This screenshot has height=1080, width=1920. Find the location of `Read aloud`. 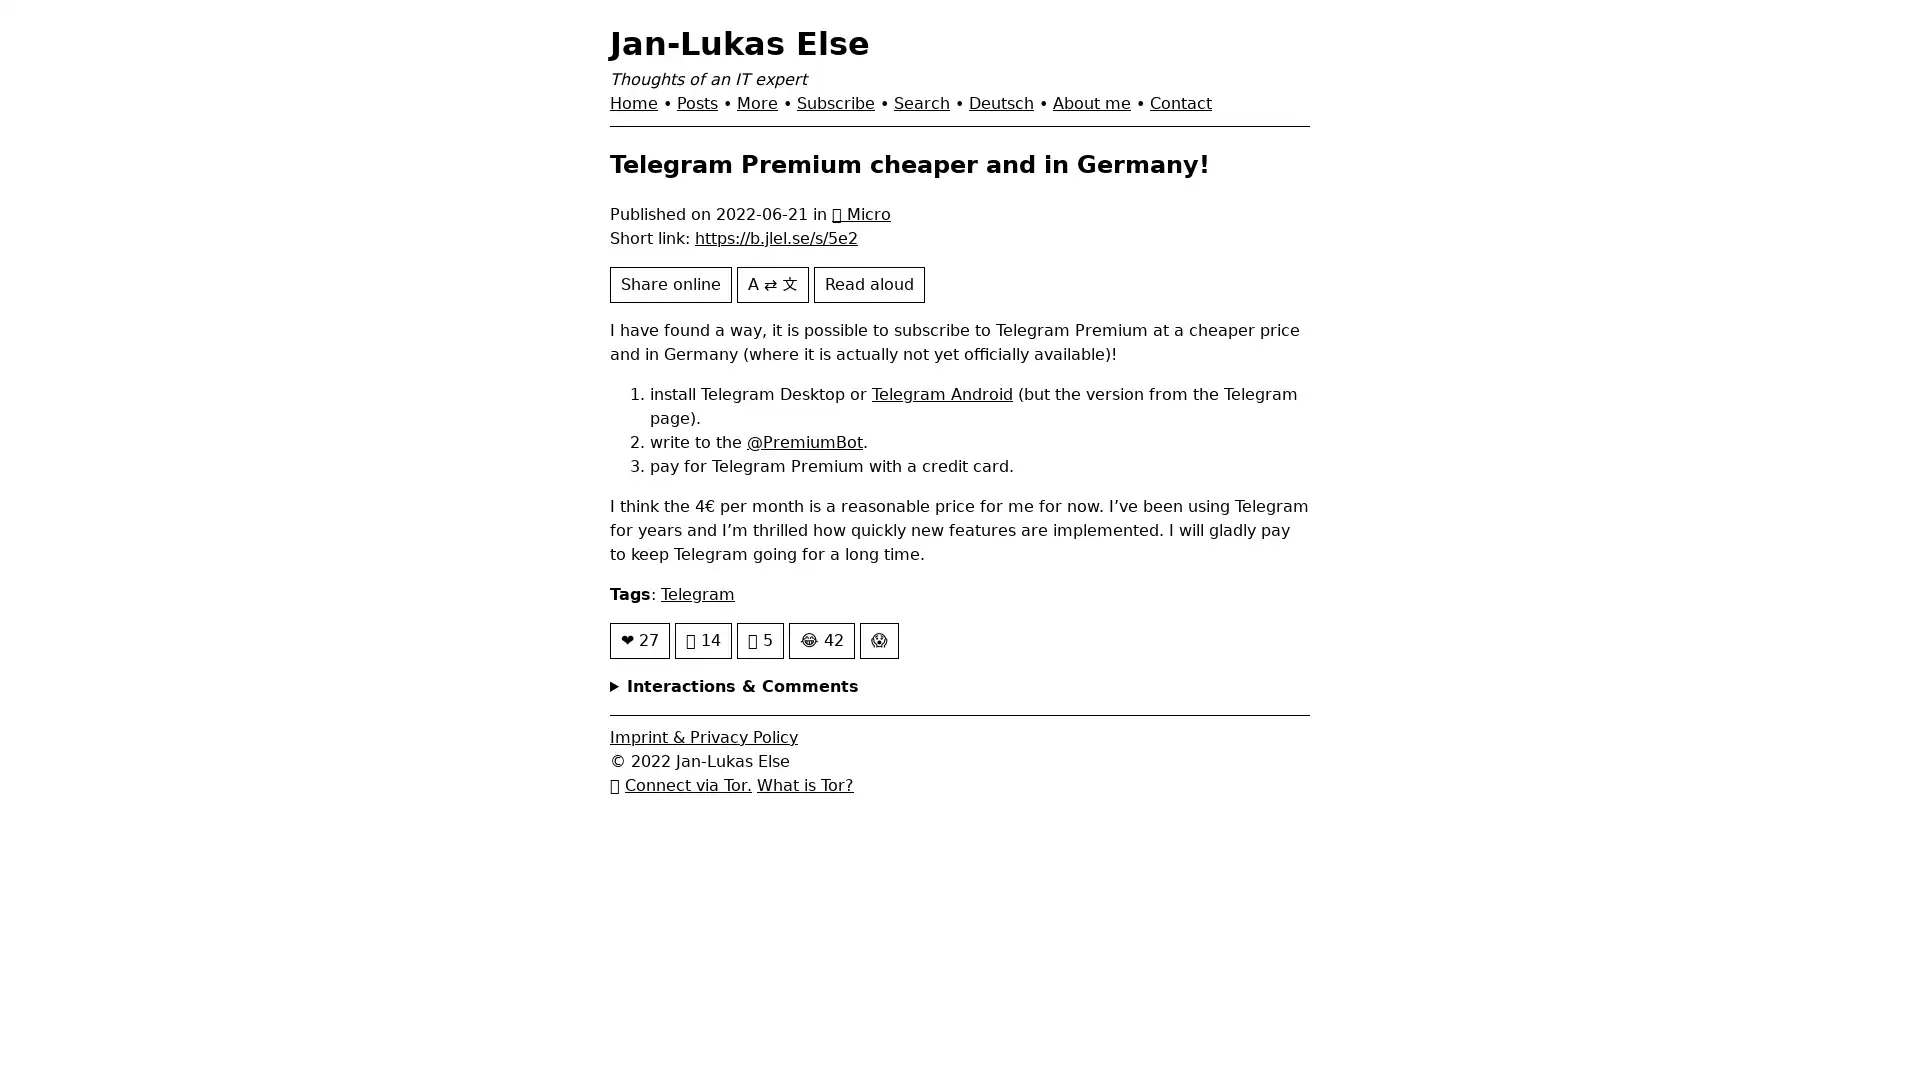

Read aloud is located at coordinates (869, 284).